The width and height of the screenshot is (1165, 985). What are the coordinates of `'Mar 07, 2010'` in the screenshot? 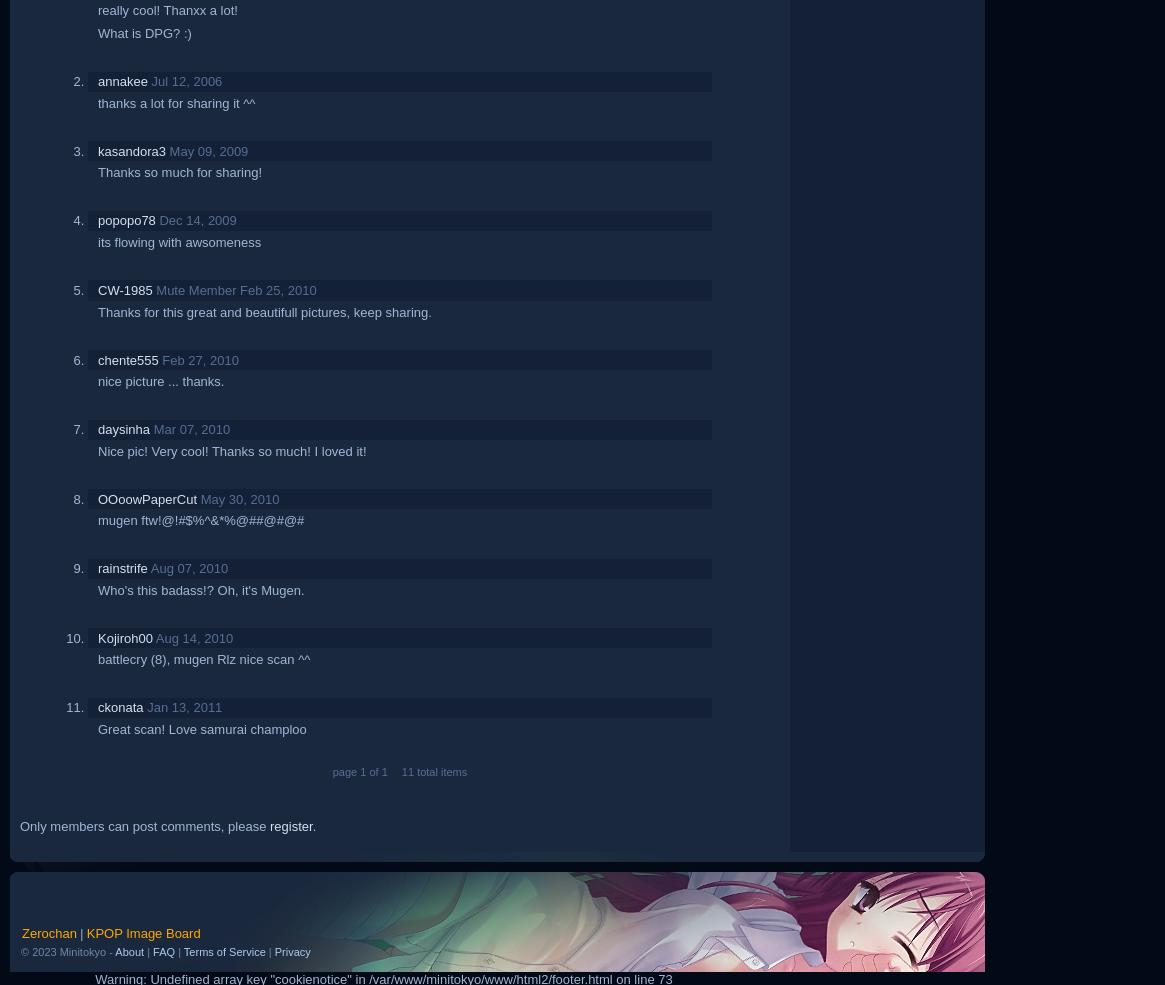 It's located at (190, 428).